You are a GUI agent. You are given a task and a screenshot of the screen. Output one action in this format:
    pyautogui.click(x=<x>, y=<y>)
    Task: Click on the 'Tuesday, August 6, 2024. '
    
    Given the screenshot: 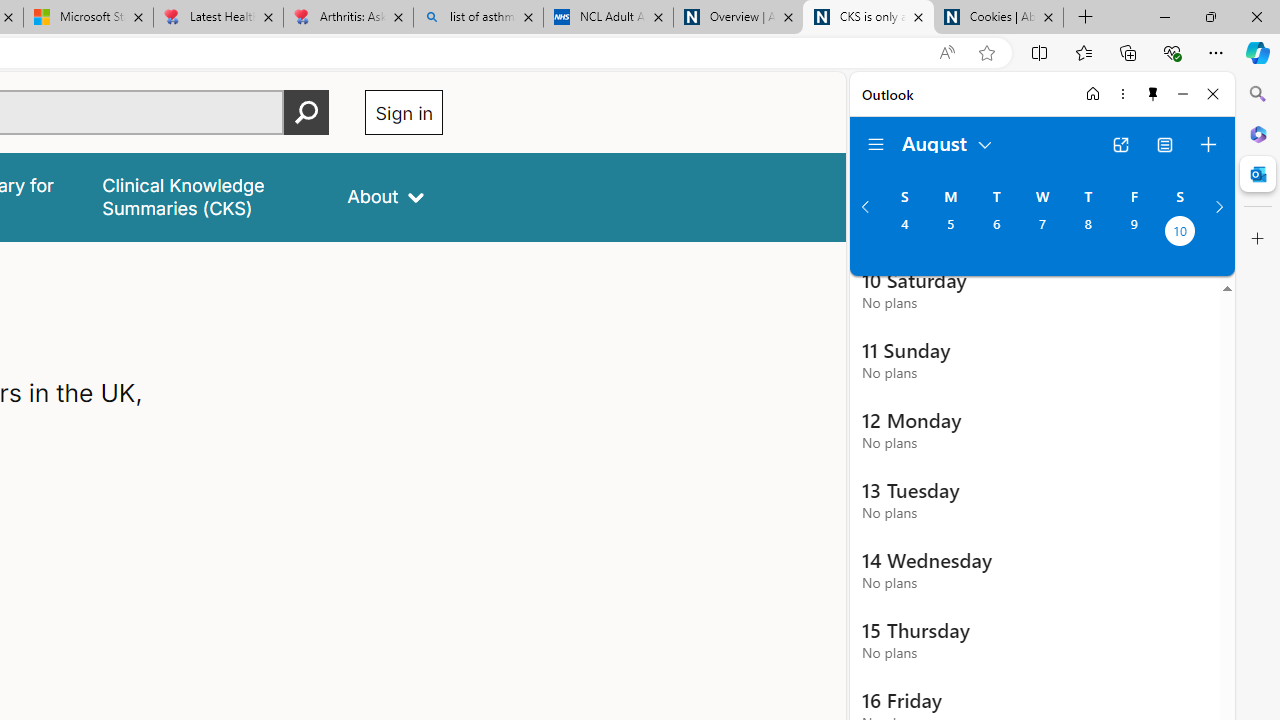 What is the action you would take?
    pyautogui.click(x=996, y=232)
    